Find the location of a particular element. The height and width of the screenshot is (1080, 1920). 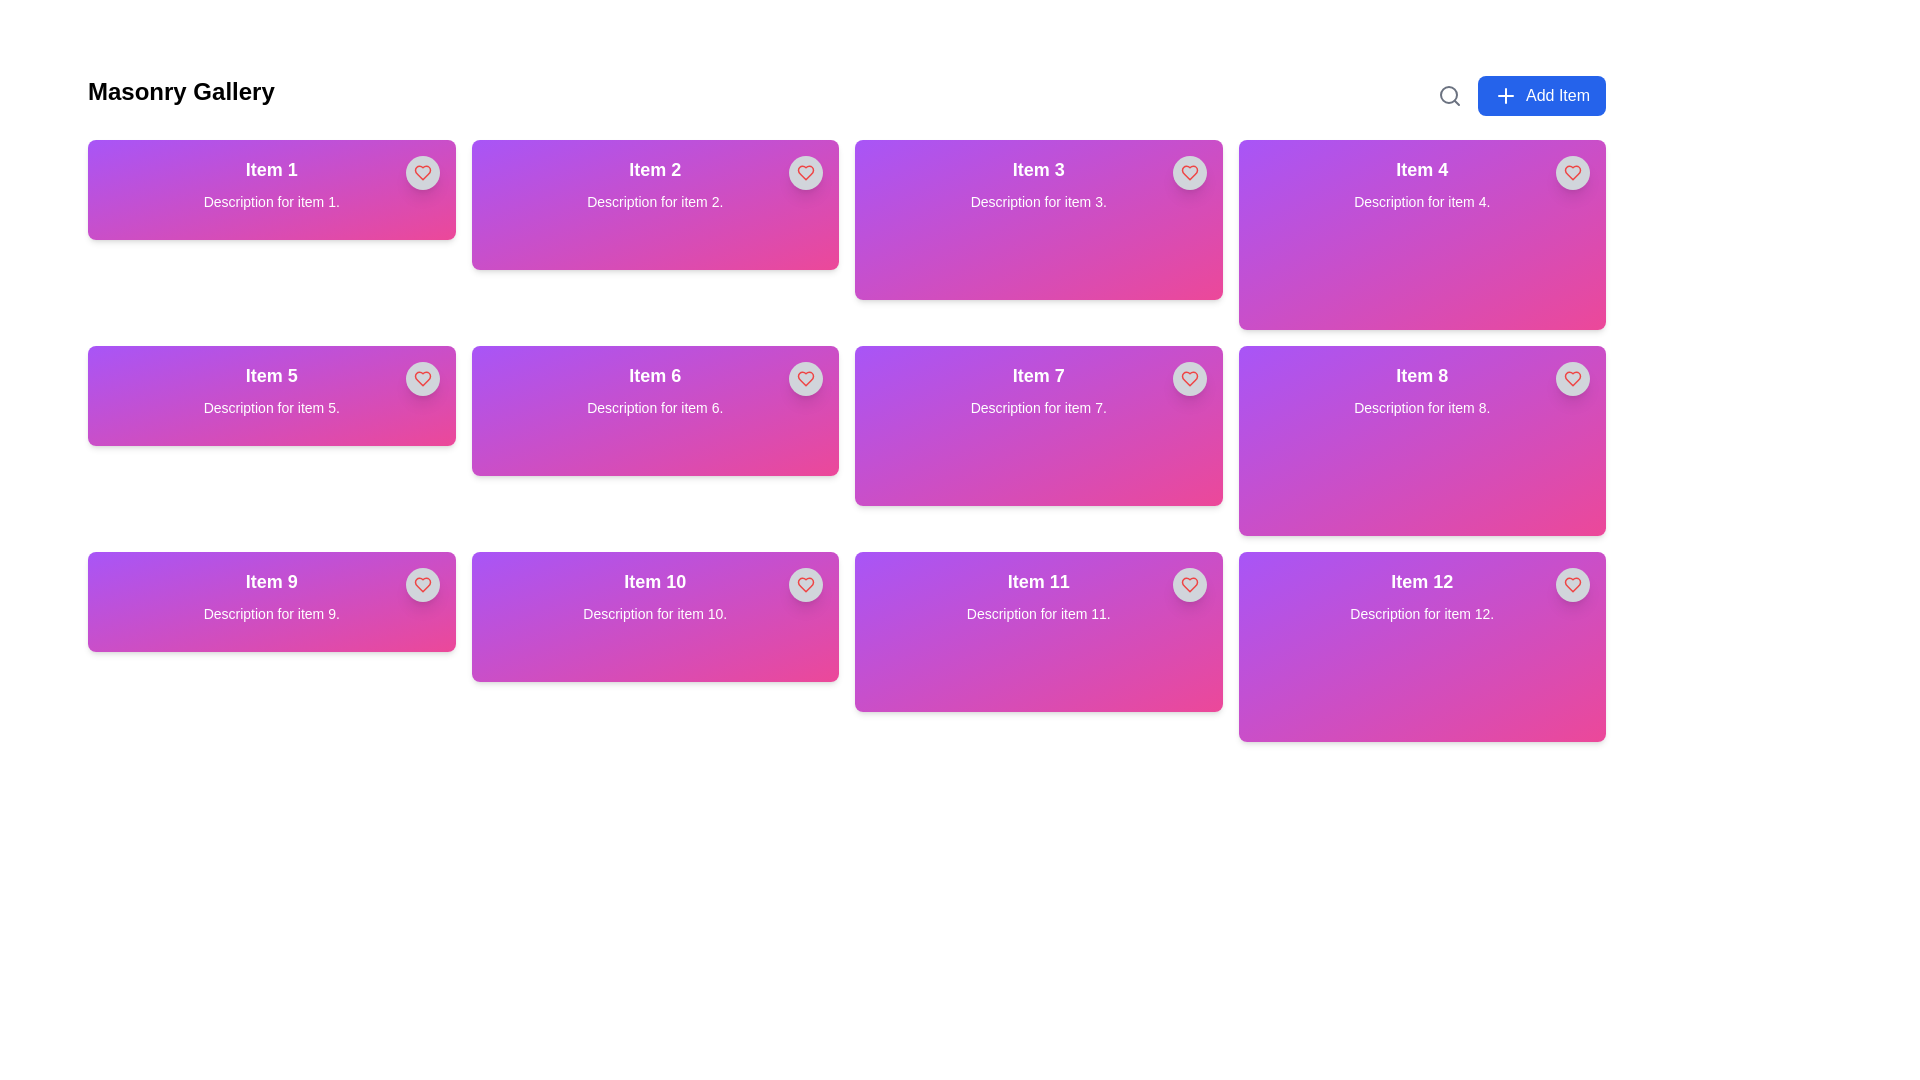

the text label 'Item 9' which serves as a title for its associated card, positioned in the bottom-left area of the grid layout is located at coordinates (270, 582).